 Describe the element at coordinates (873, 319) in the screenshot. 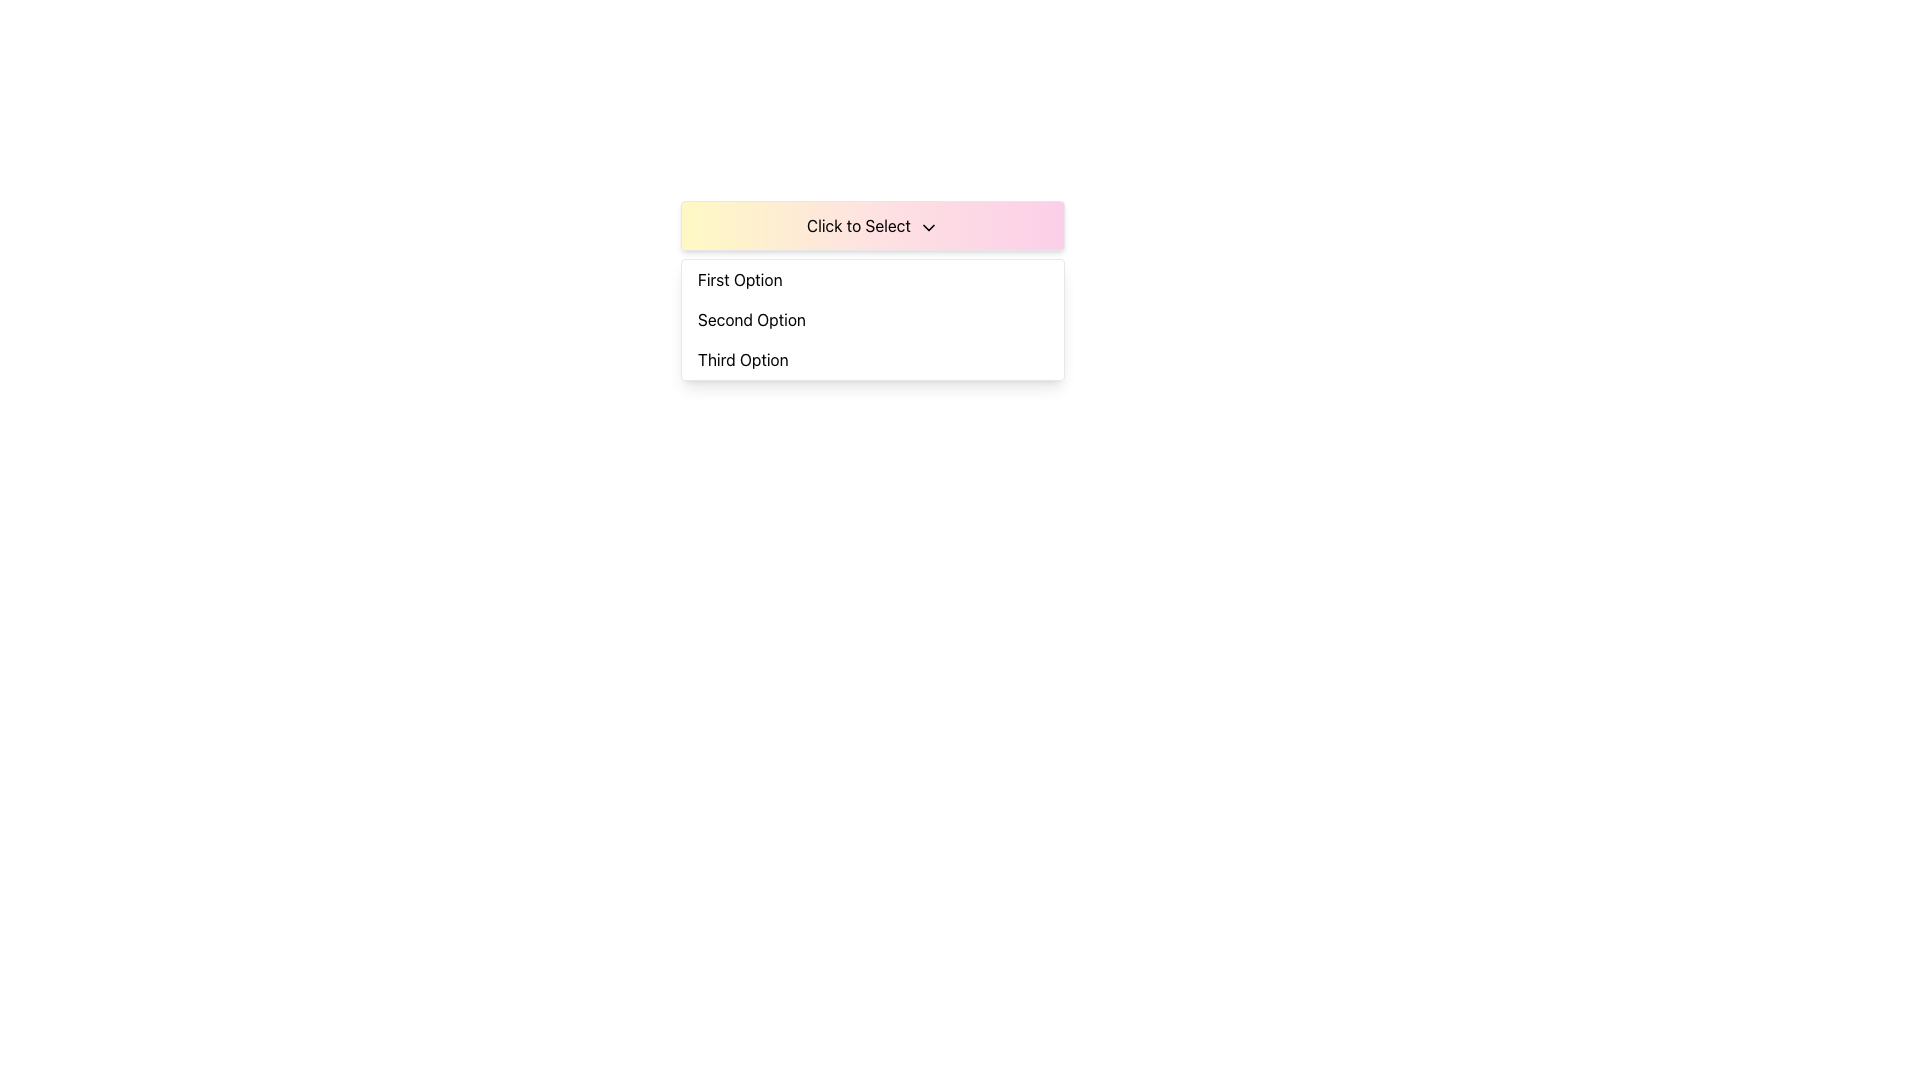

I see `the 'Second Option' in the dropdown menu located below the 'Click` at that location.